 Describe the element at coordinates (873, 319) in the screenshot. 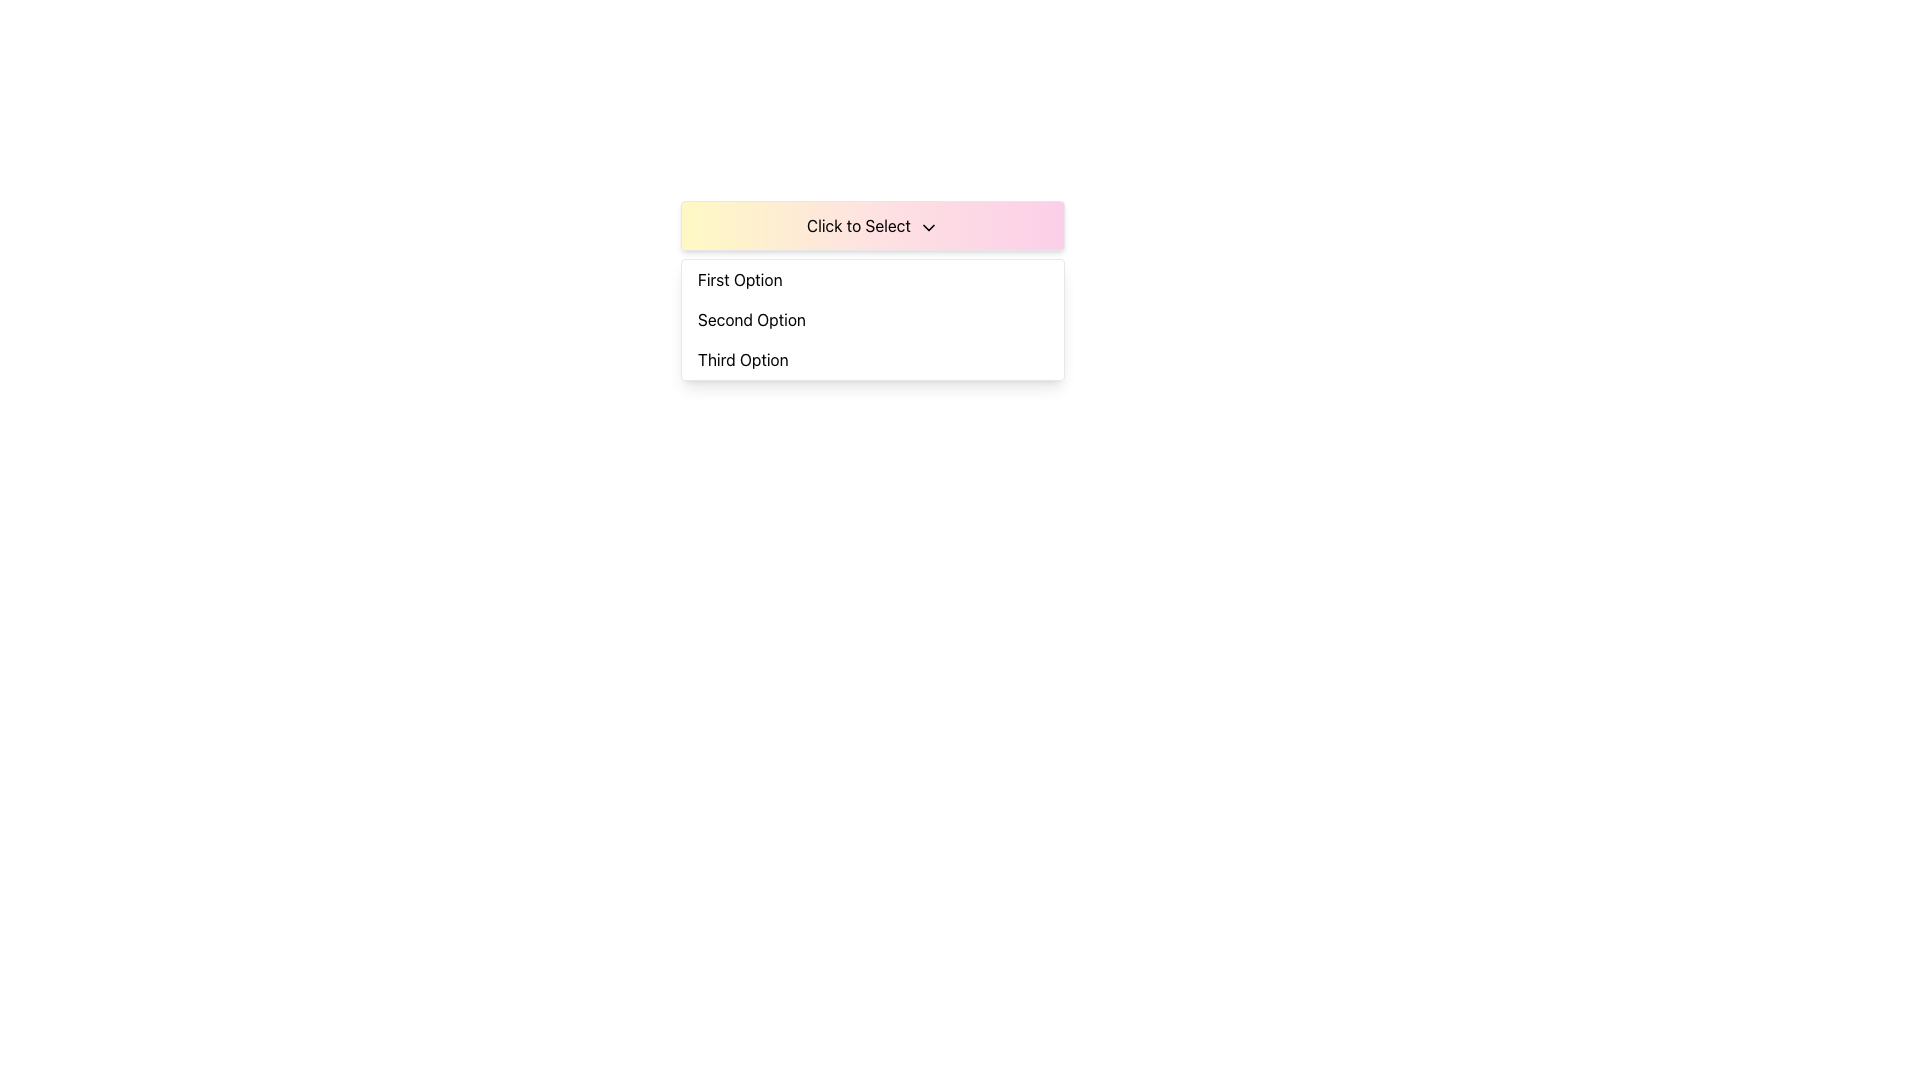

I see `the 'Second Option' in the dropdown menu located below the 'Click` at that location.